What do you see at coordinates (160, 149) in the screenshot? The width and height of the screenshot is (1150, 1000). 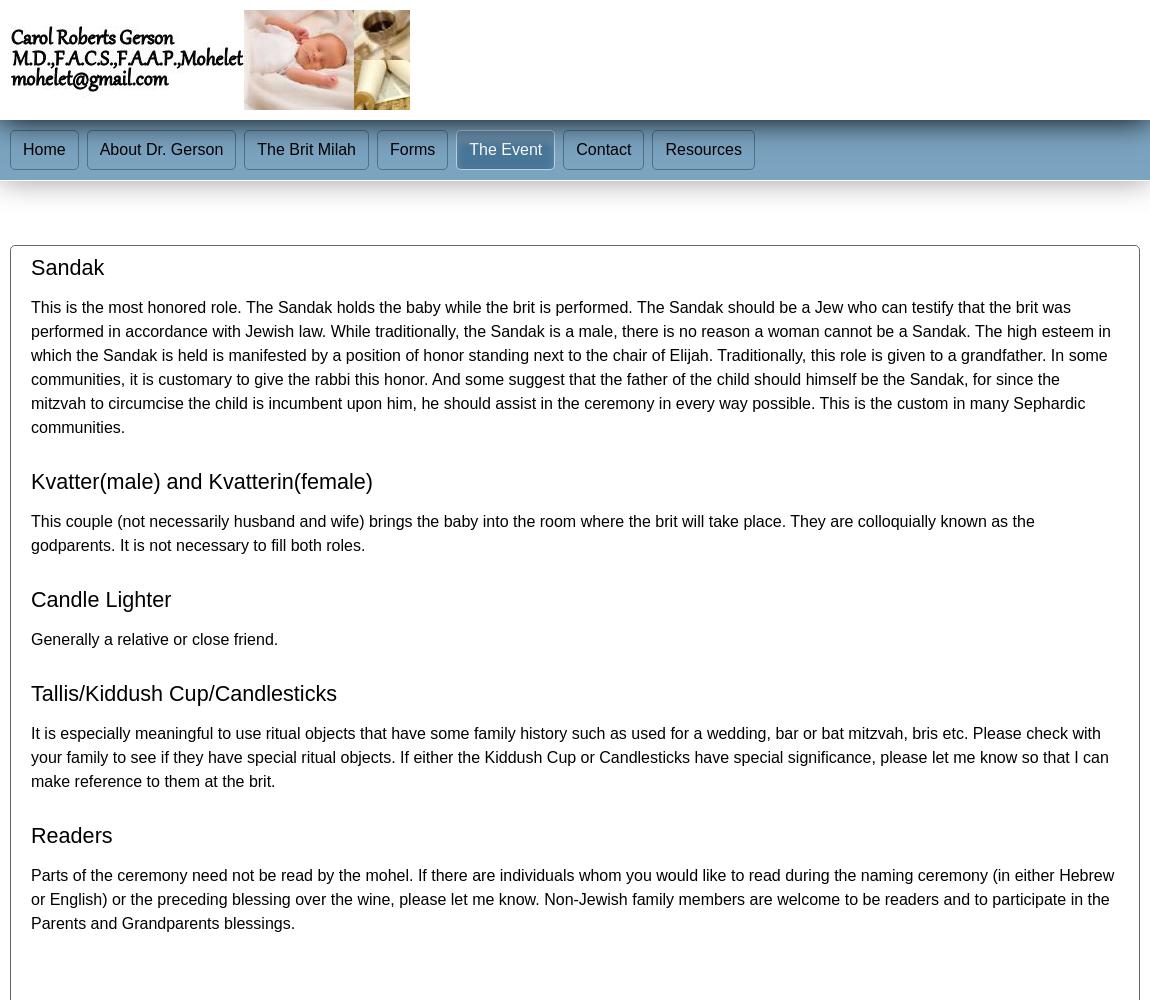 I see `'About Dr. Gerson'` at bounding box center [160, 149].